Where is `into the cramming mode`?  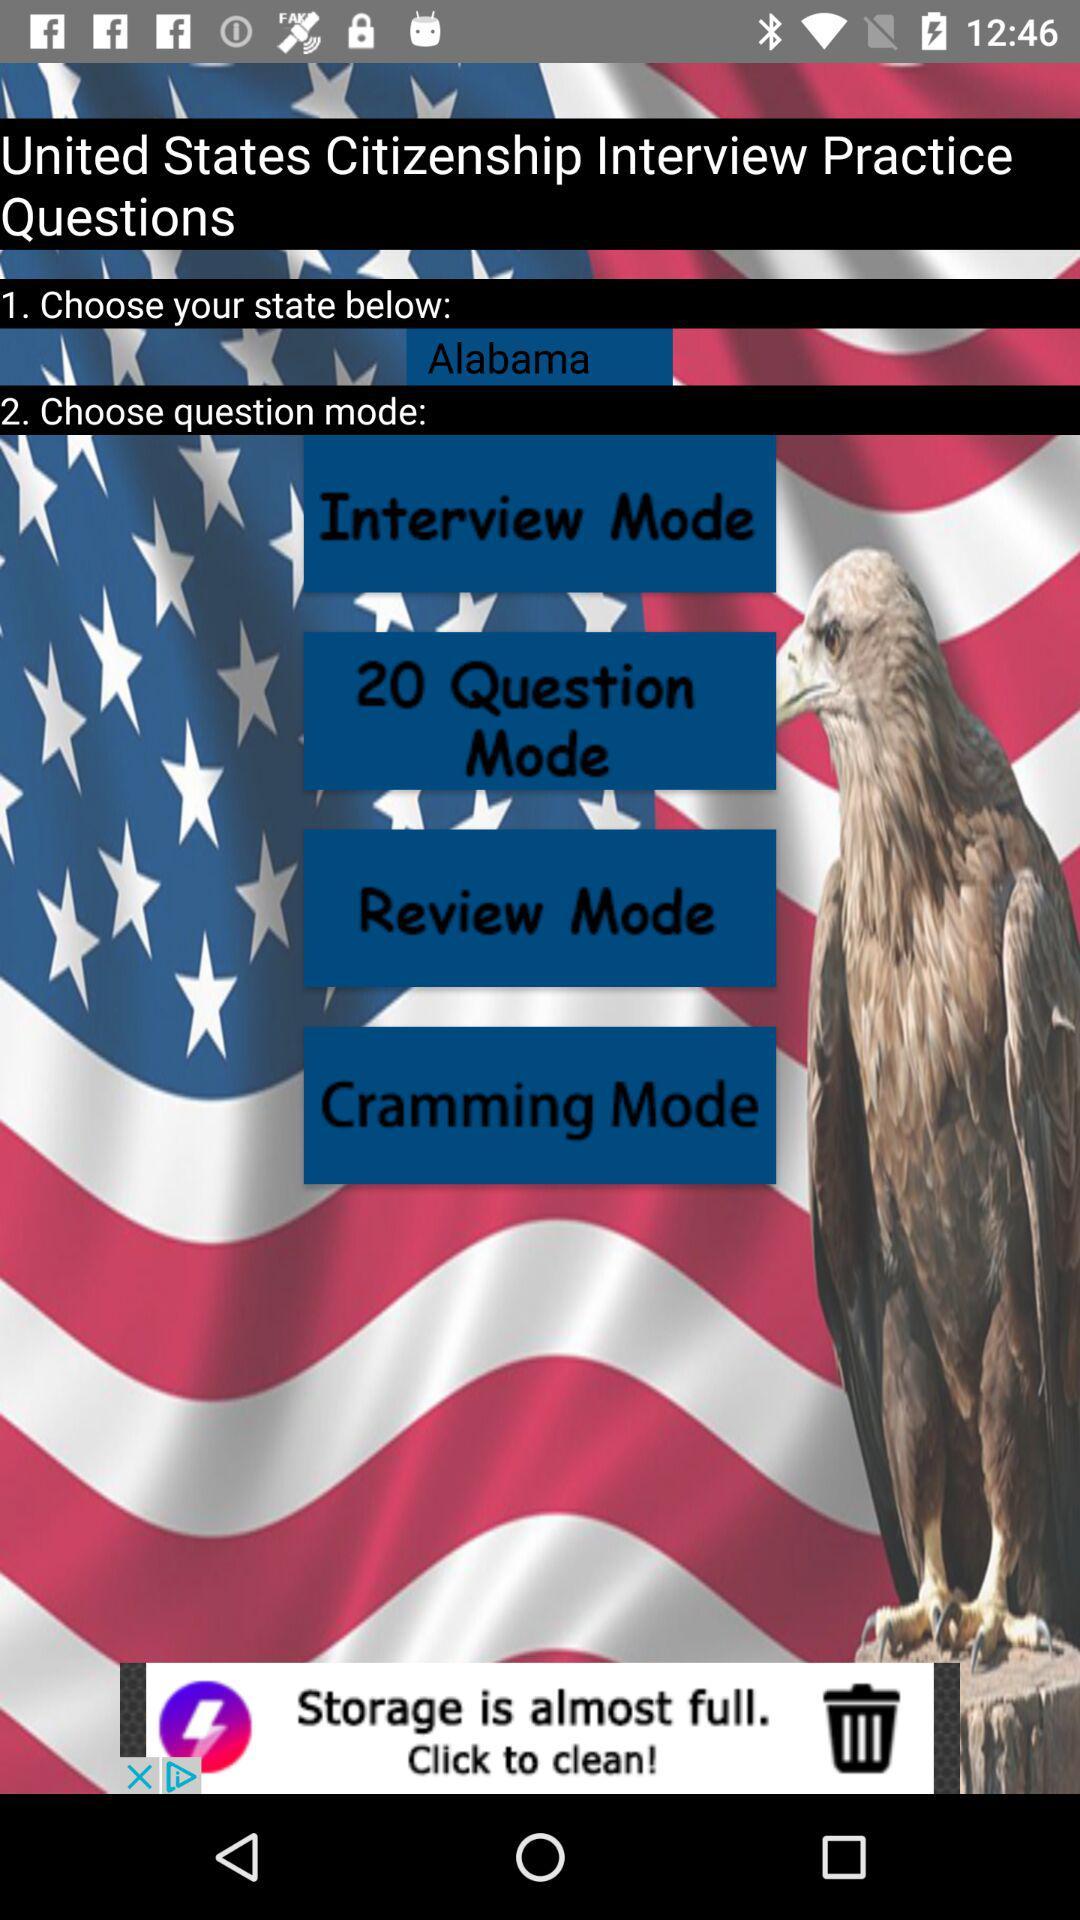 into the cramming mode is located at coordinates (540, 1104).